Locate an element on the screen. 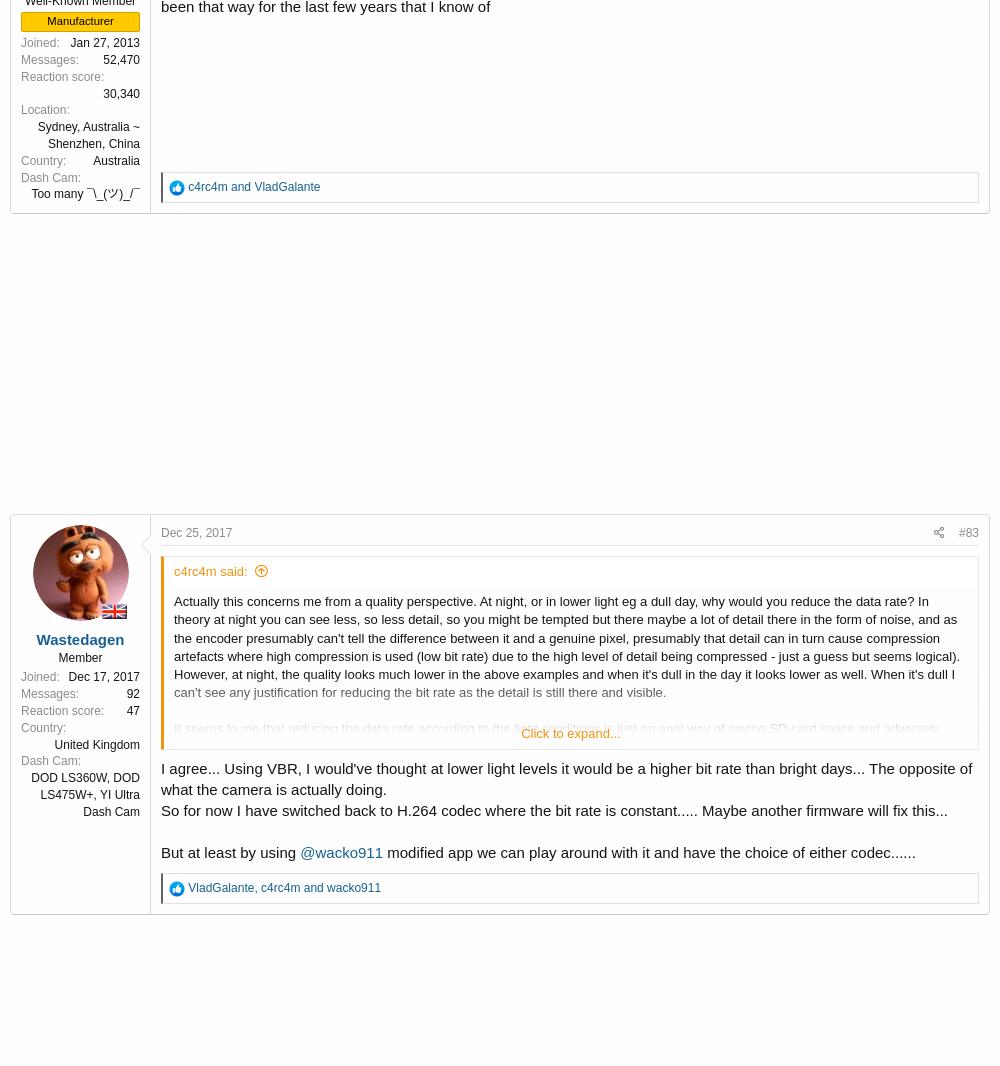 This screenshot has height=1066, width=1000. 'I agree... Using VBR, I would've thought at lower light levels it would be a higher bit rate than bright days... The opposite of what the camera is actually doing.' is located at coordinates (565, 776).